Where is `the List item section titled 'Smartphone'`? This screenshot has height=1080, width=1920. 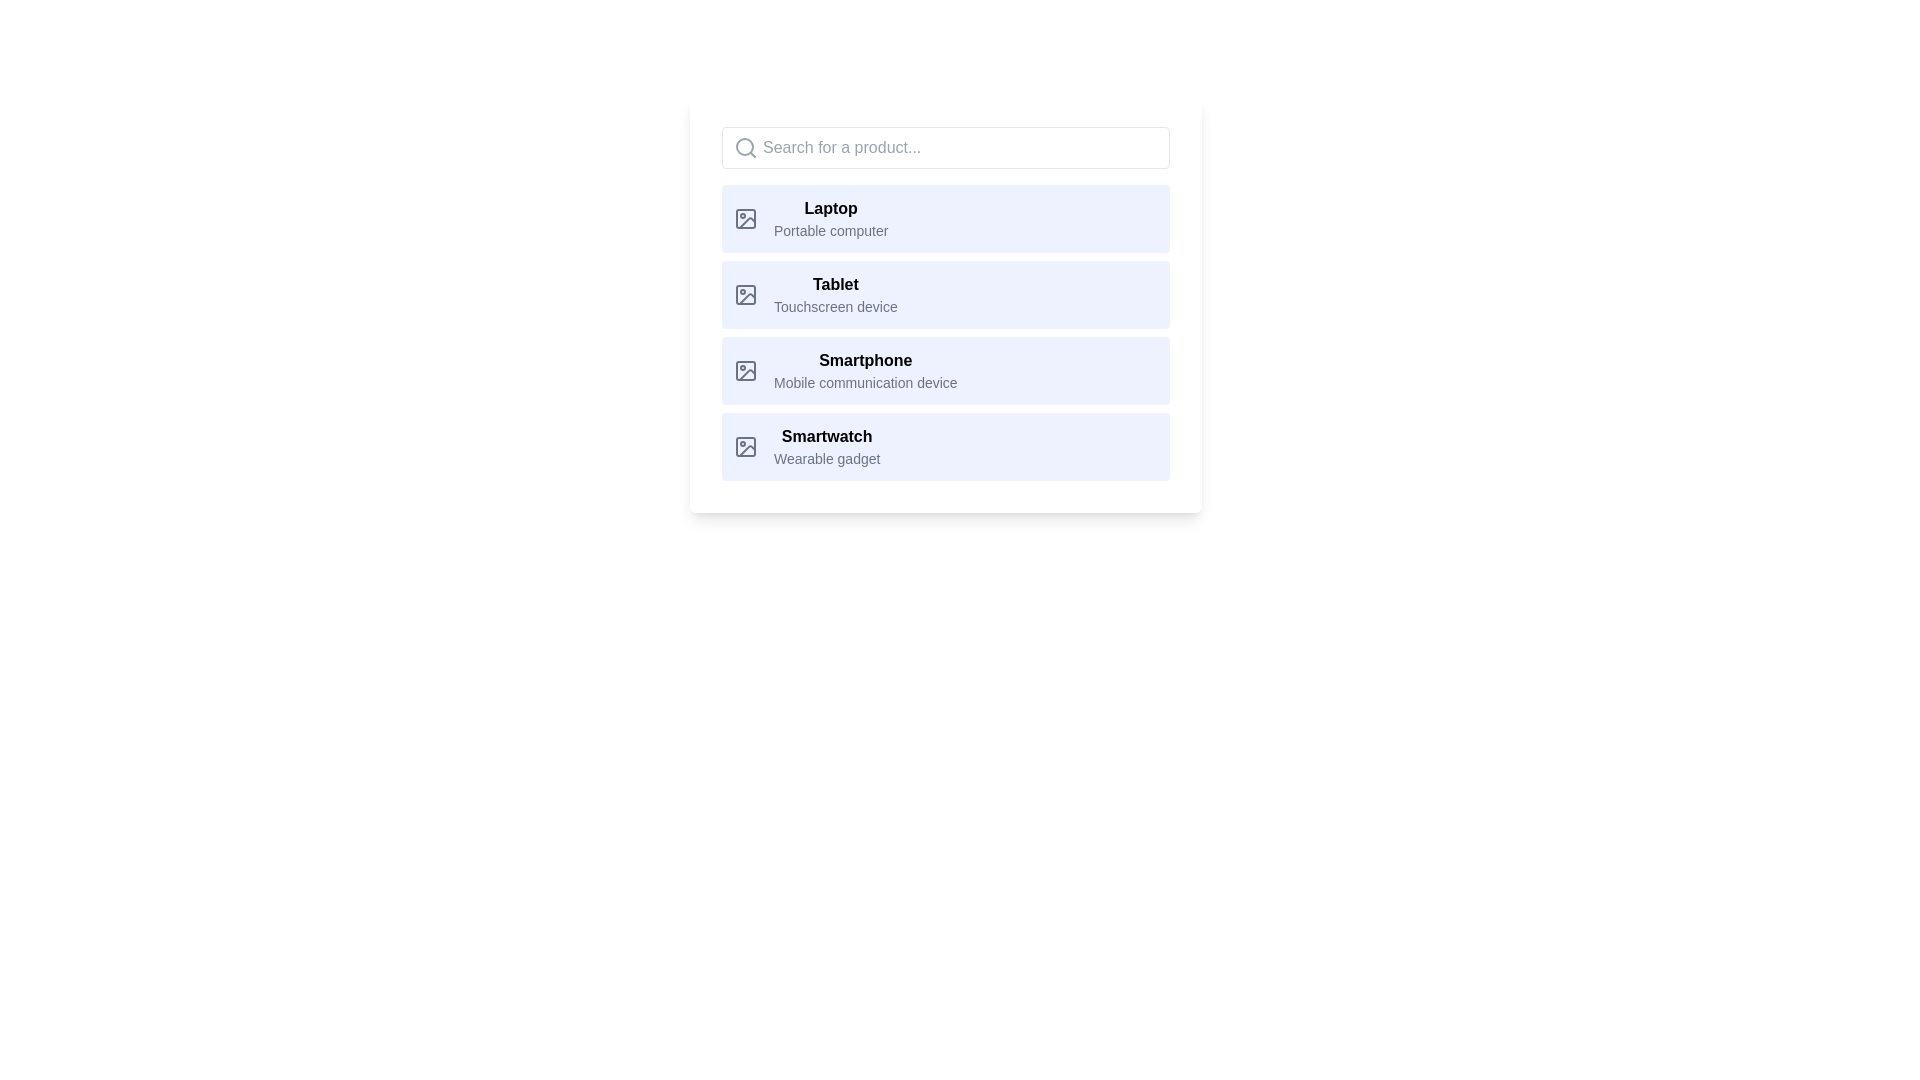
the List item section titled 'Smartphone' is located at coordinates (944, 370).